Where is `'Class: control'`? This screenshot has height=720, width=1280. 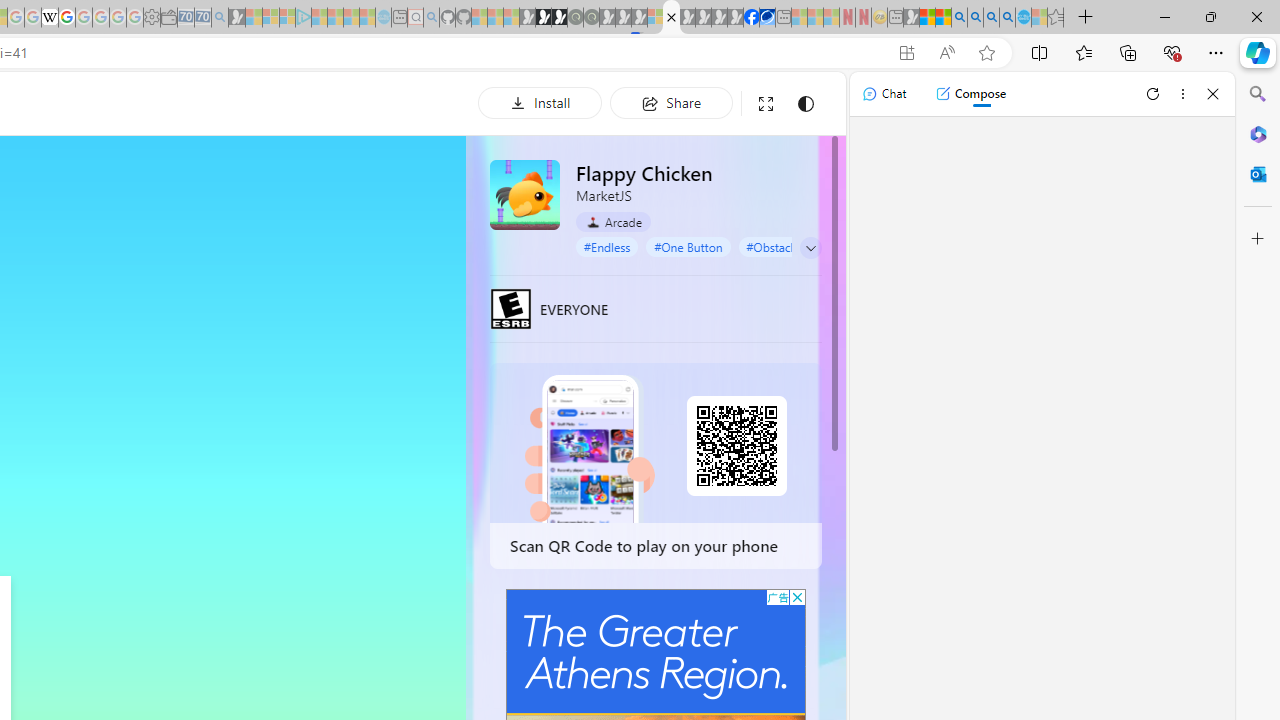 'Class: control' is located at coordinates (811, 247).